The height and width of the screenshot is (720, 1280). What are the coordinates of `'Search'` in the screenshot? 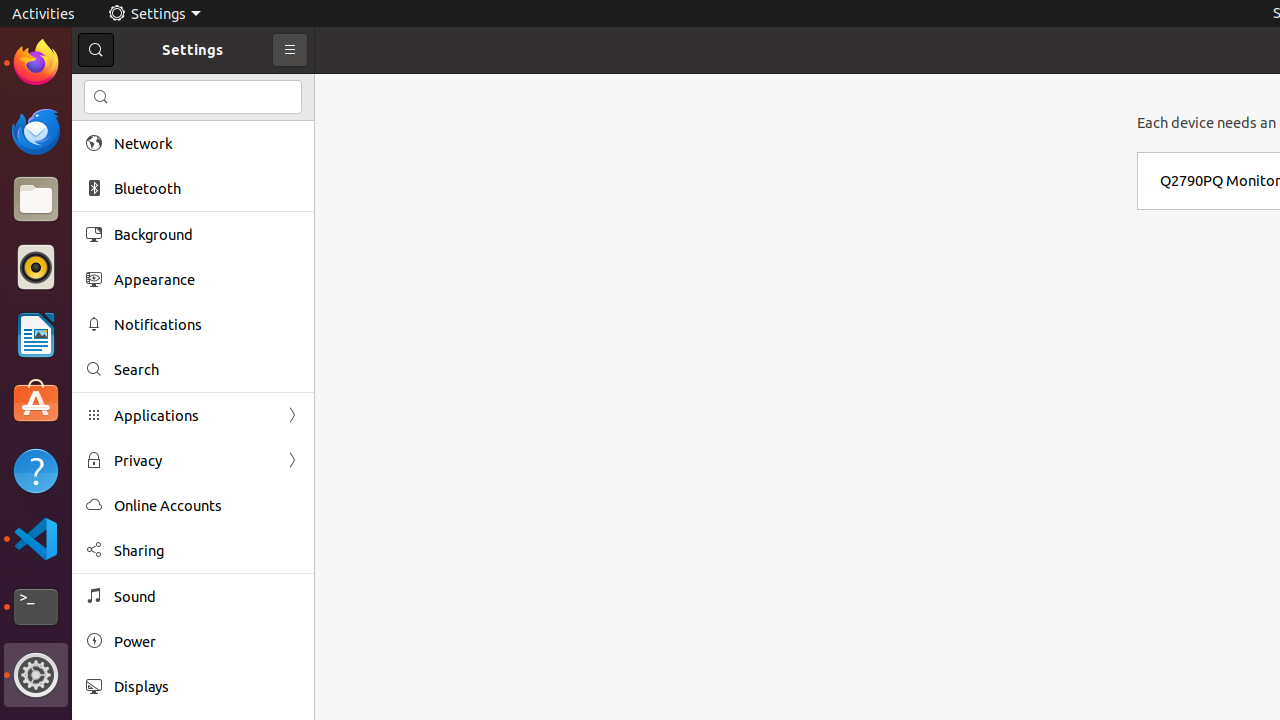 It's located at (206, 369).